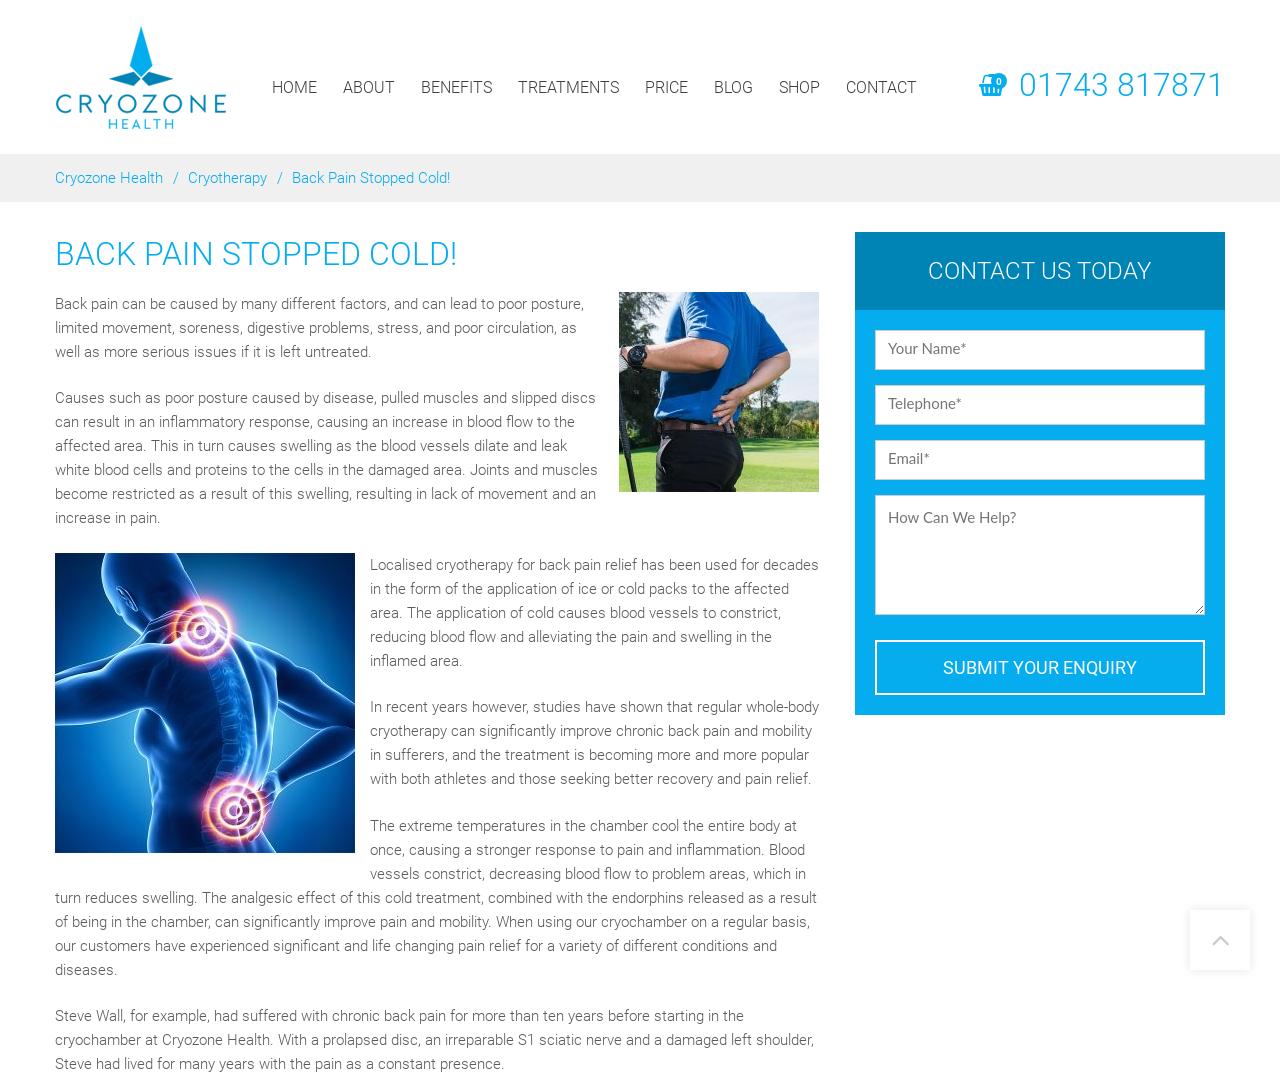  What do you see at coordinates (1122, 85) in the screenshot?
I see `'01743 817871'` at bounding box center [1122, 85].